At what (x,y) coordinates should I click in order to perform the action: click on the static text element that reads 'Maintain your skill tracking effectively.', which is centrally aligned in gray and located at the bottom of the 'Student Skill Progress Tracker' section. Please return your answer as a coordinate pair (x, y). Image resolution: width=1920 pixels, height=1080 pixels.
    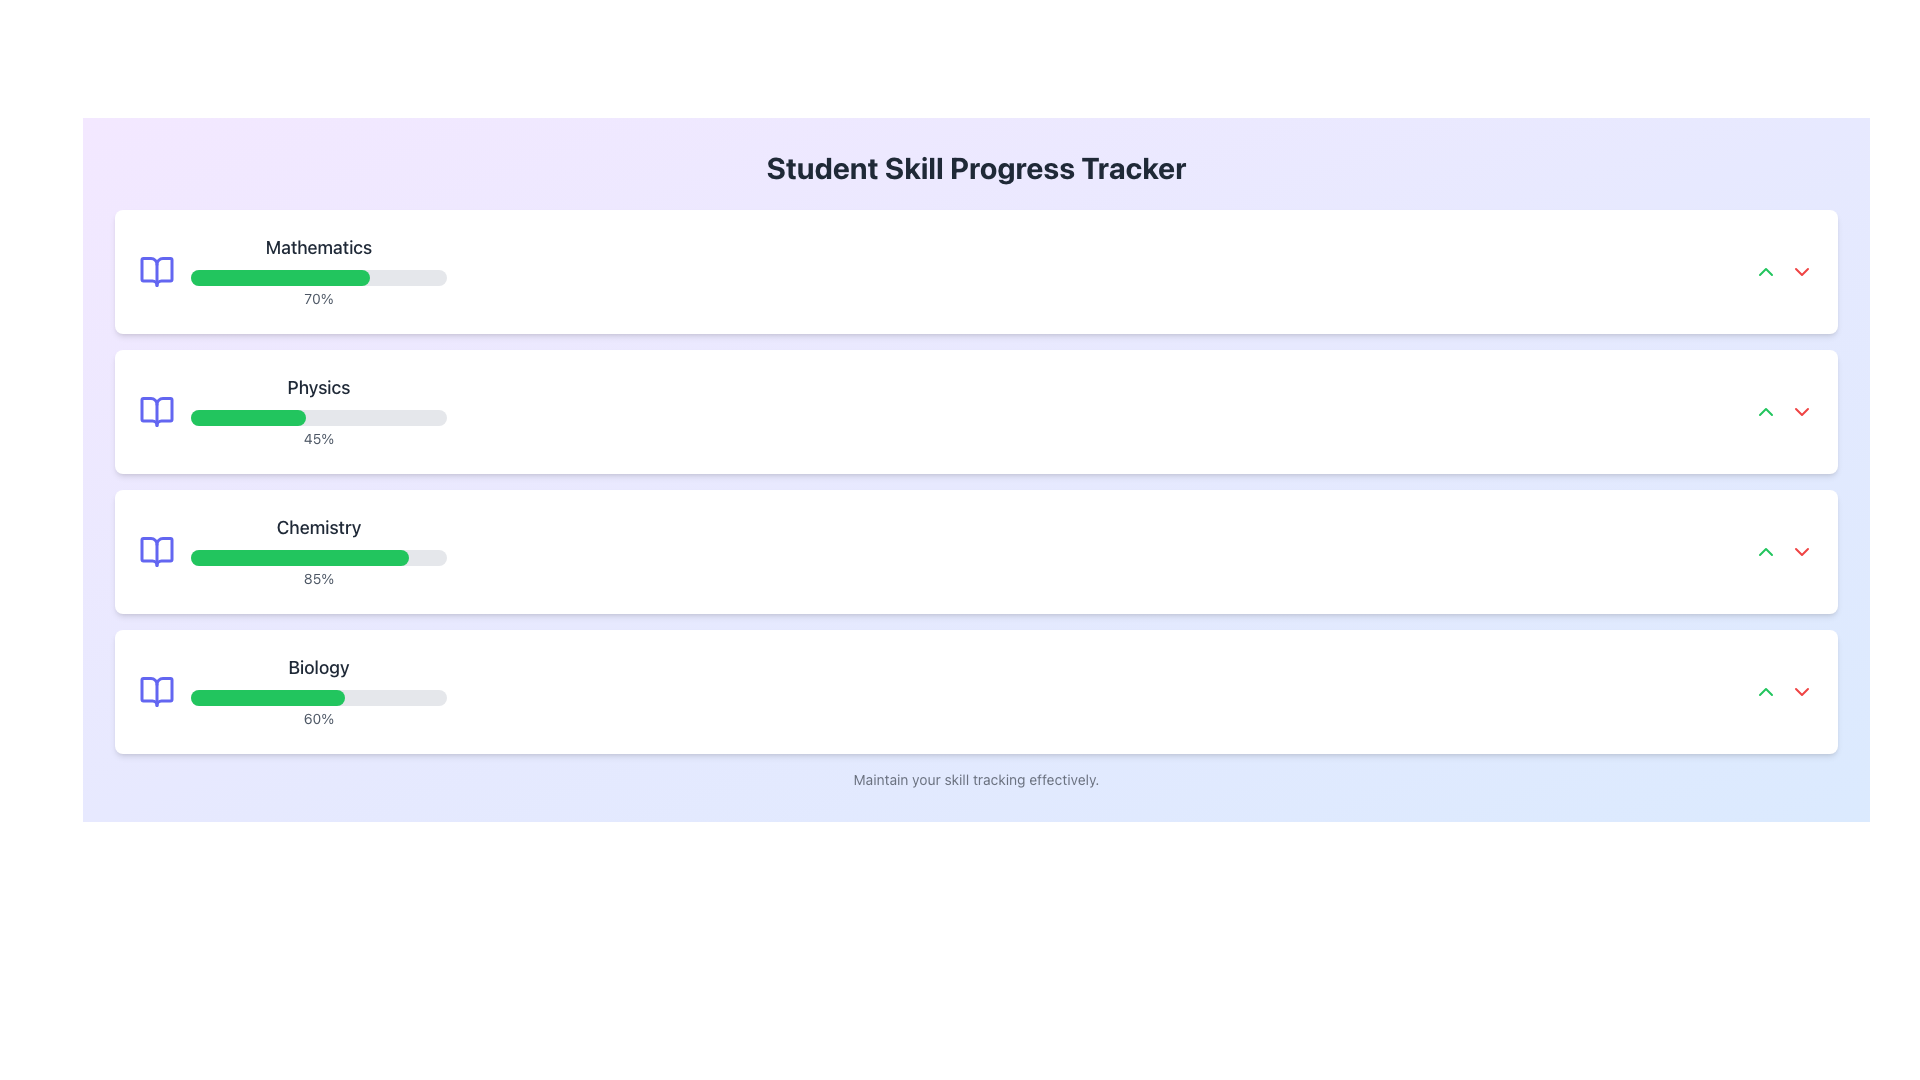
    Looking at the image, I should click on (976, 778).